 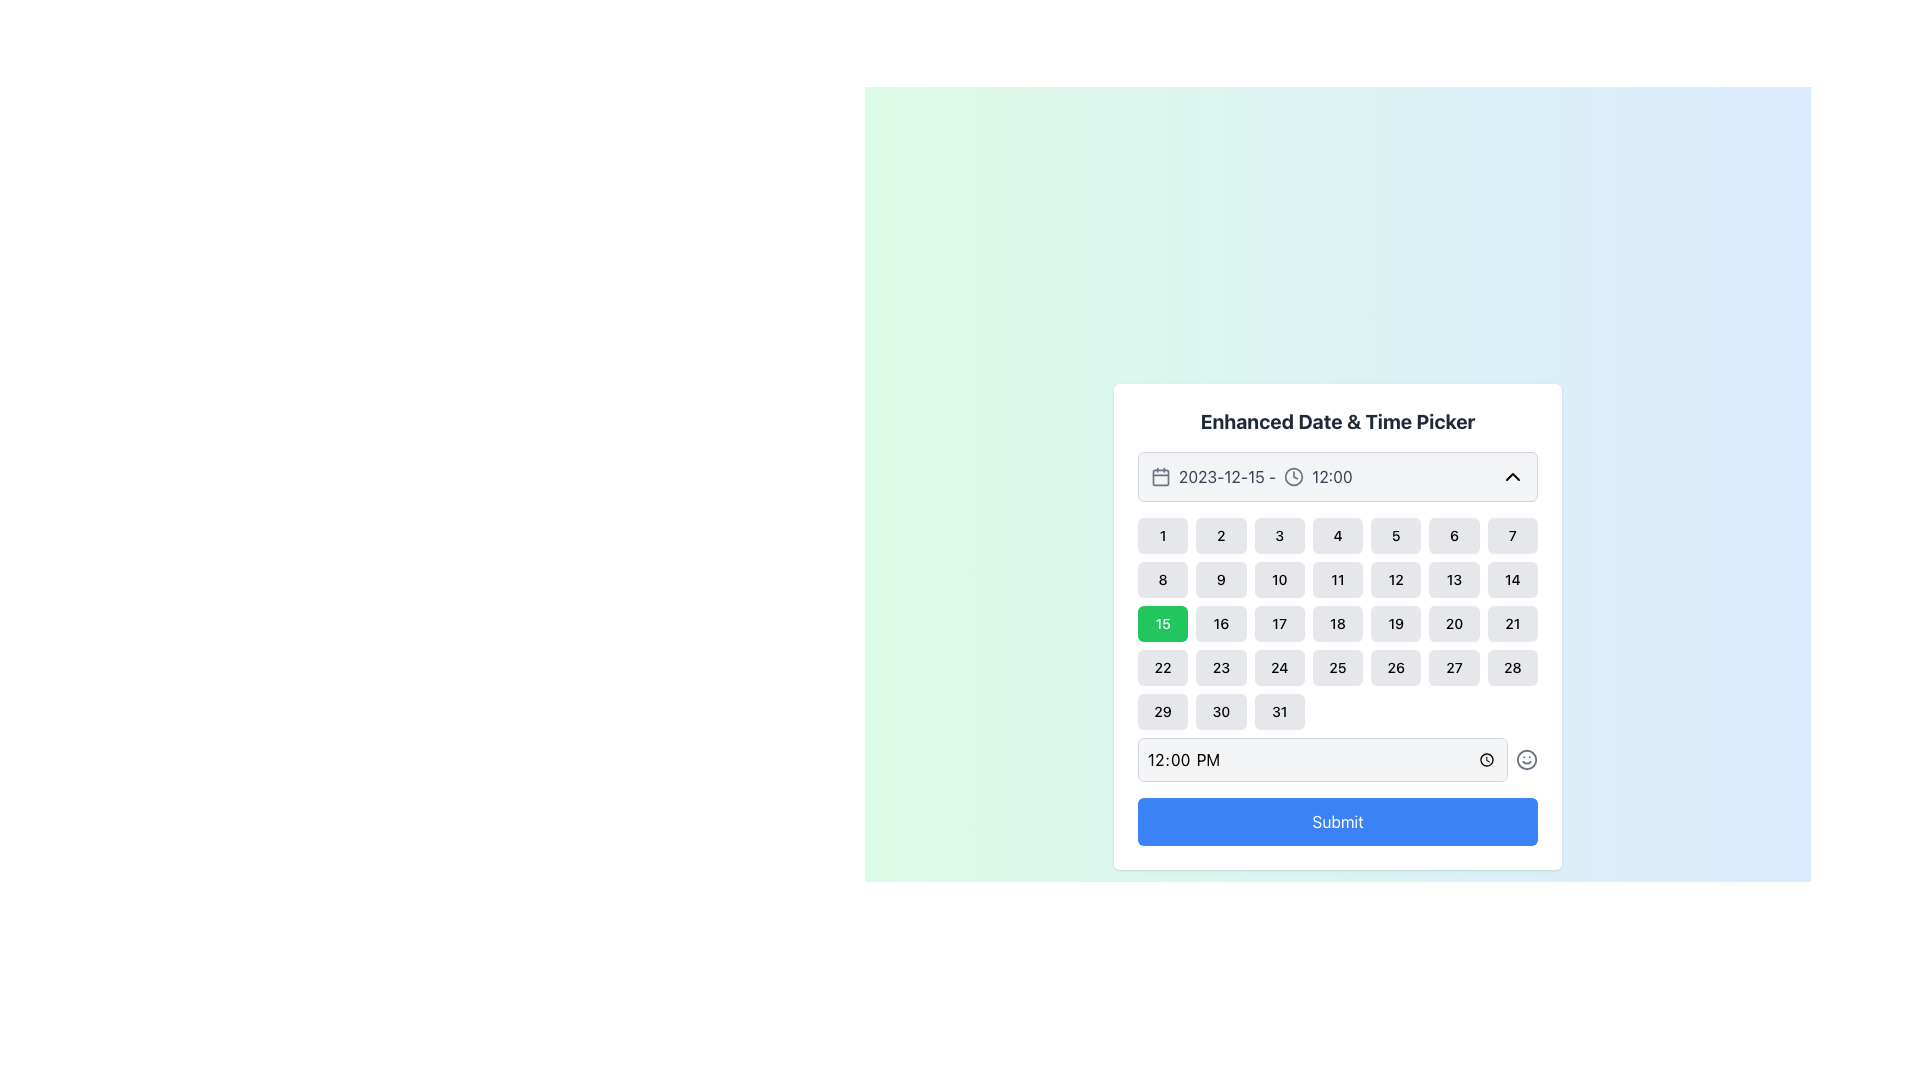 What do you see at coordinates (1454, 623) in the screenshot?
I see `the square-shaped button with rounded corners that displays the number '20' in black text, located in the third row and sixth column of the calendar modal, to change its background color to green` at bounding box center [1454, 623].